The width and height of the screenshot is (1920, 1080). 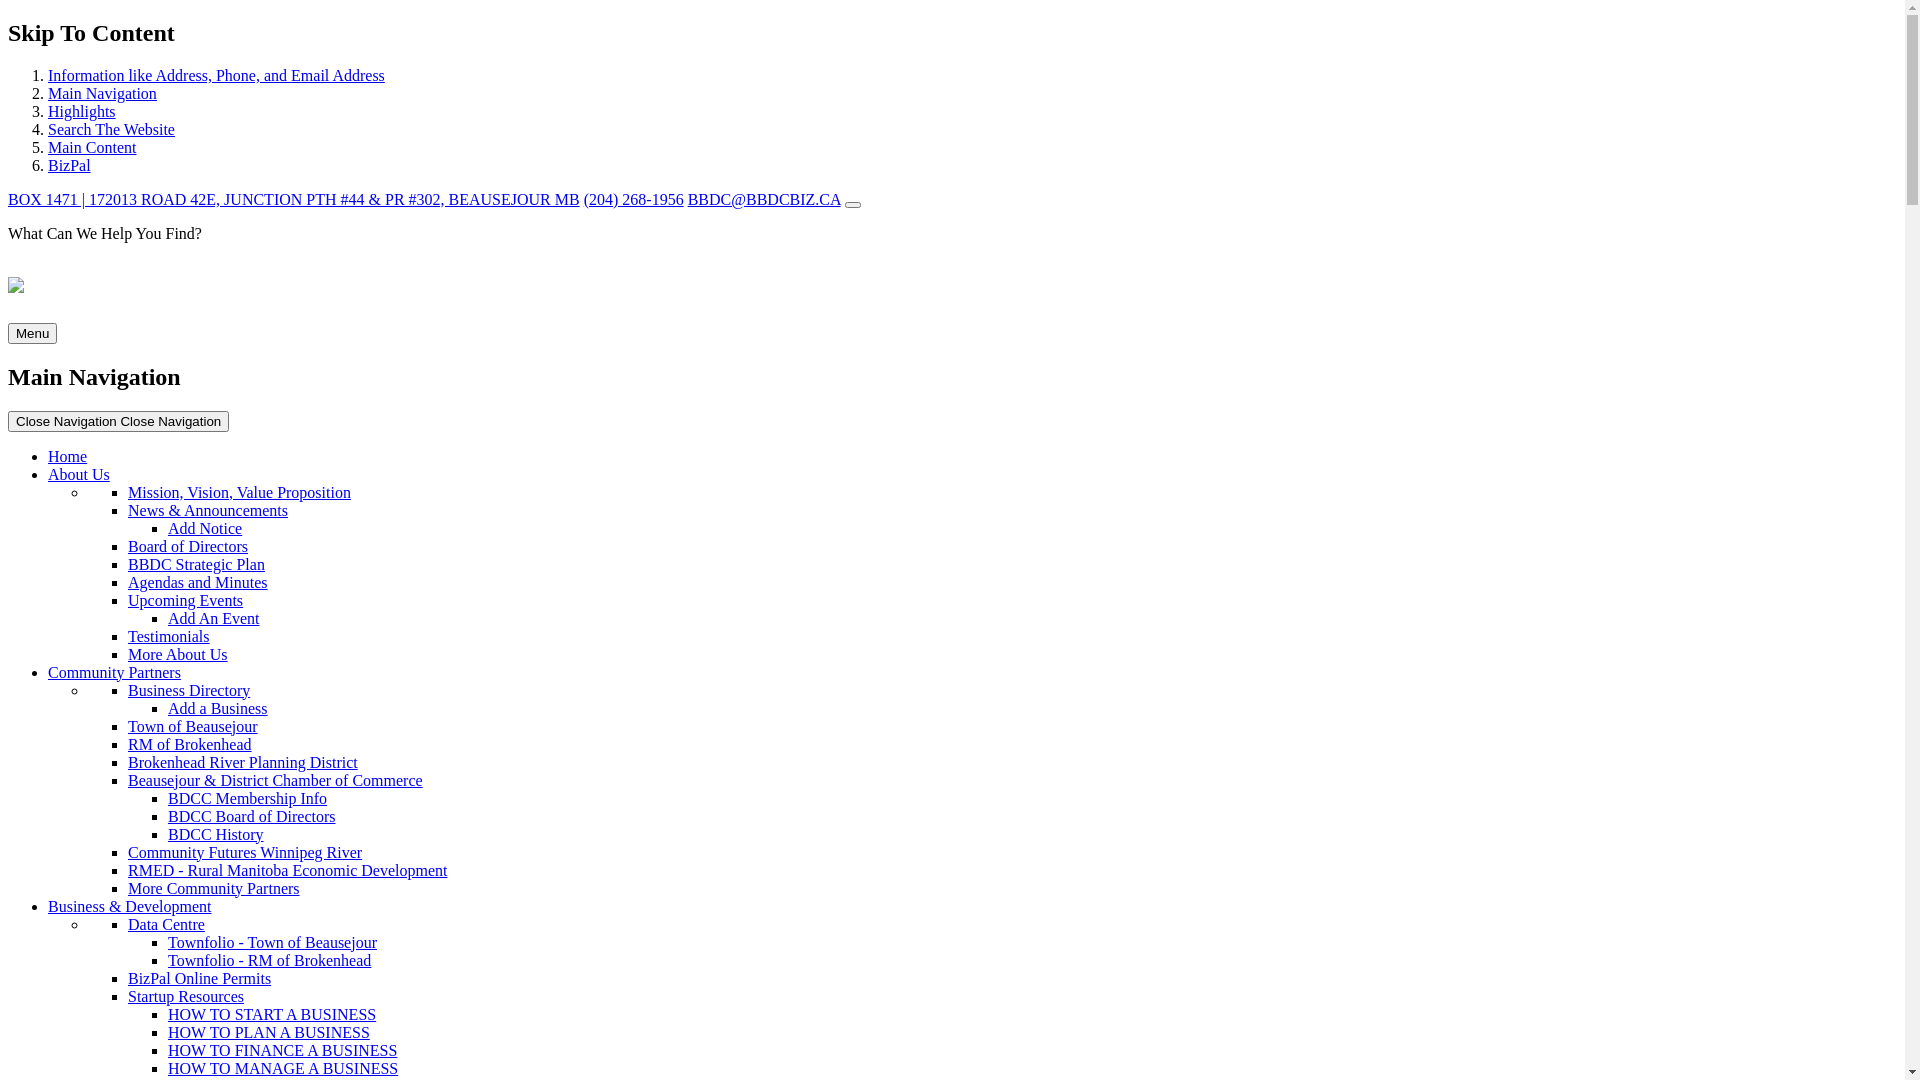 I want to click on 'Add a Business', so click(x=217, y=707).